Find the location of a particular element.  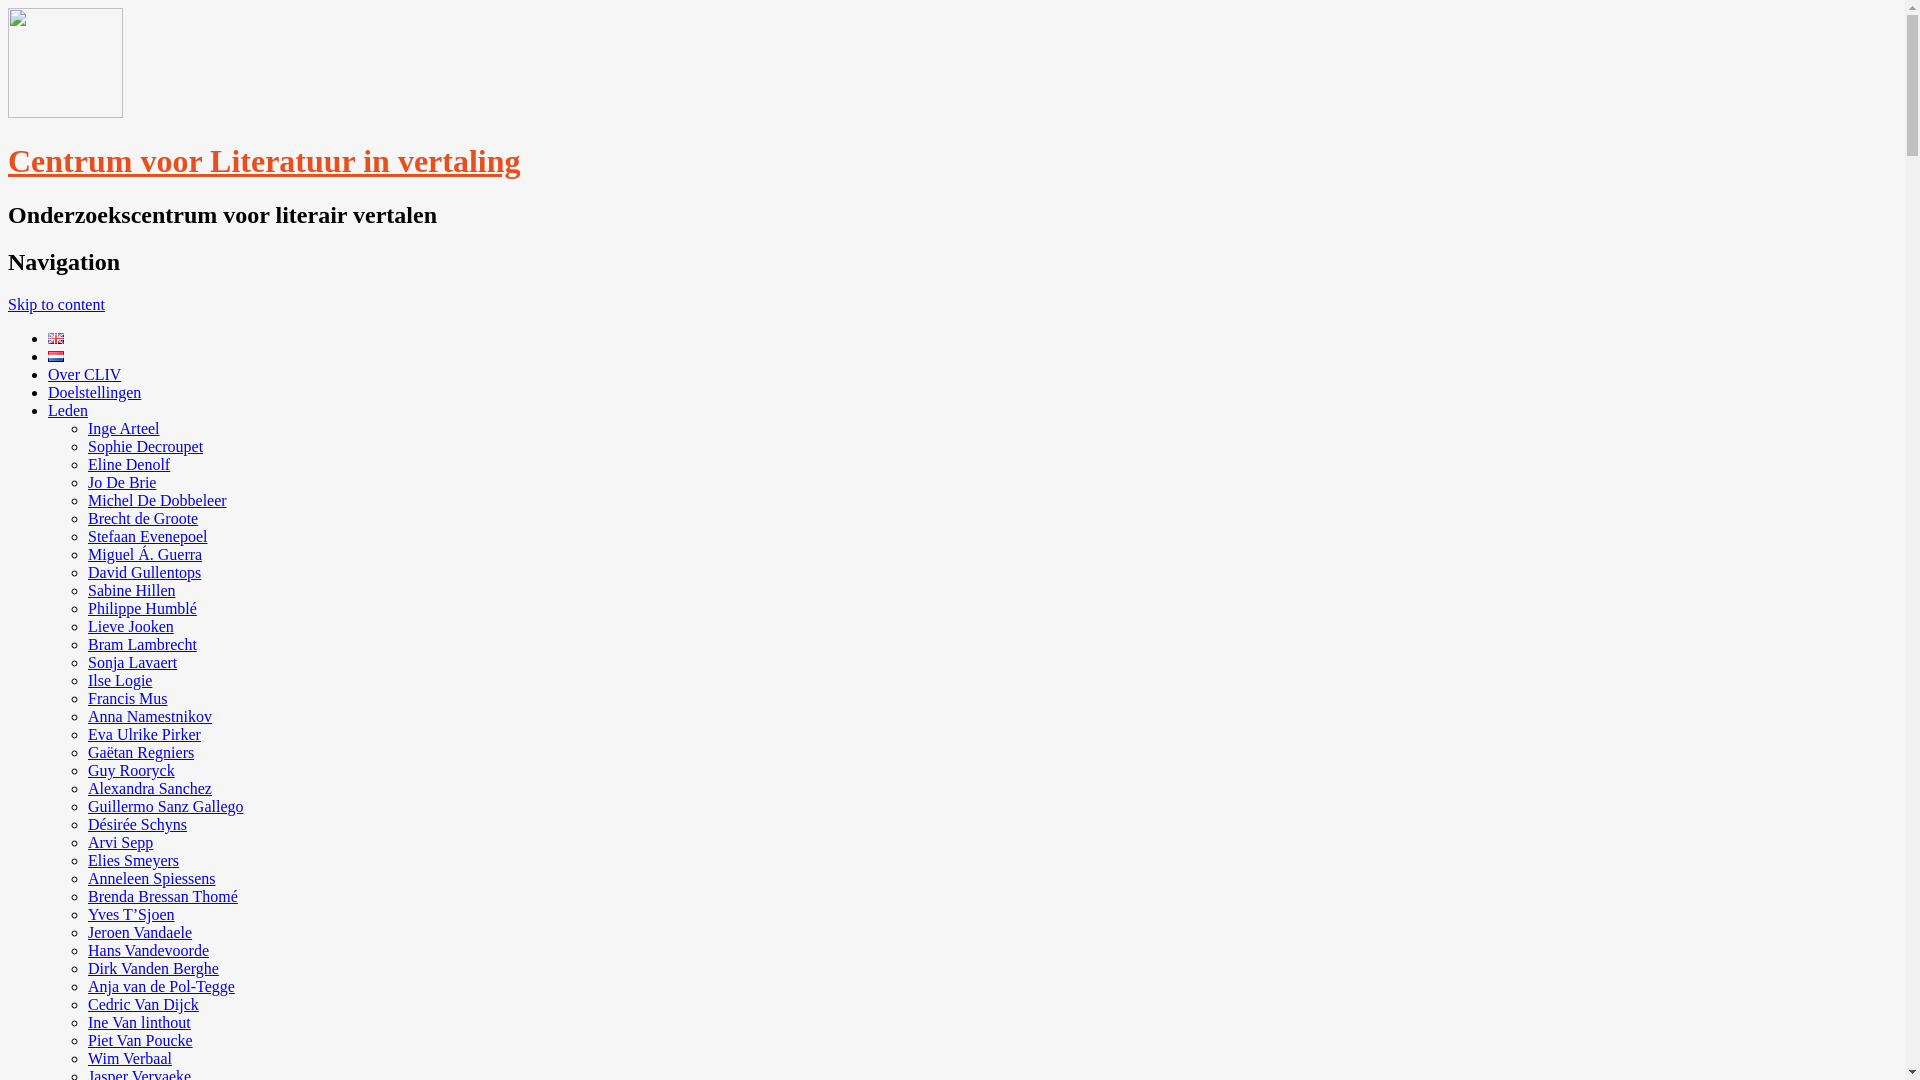

'Eva Ulrike Pirker' is located at coordinates (143, 734).